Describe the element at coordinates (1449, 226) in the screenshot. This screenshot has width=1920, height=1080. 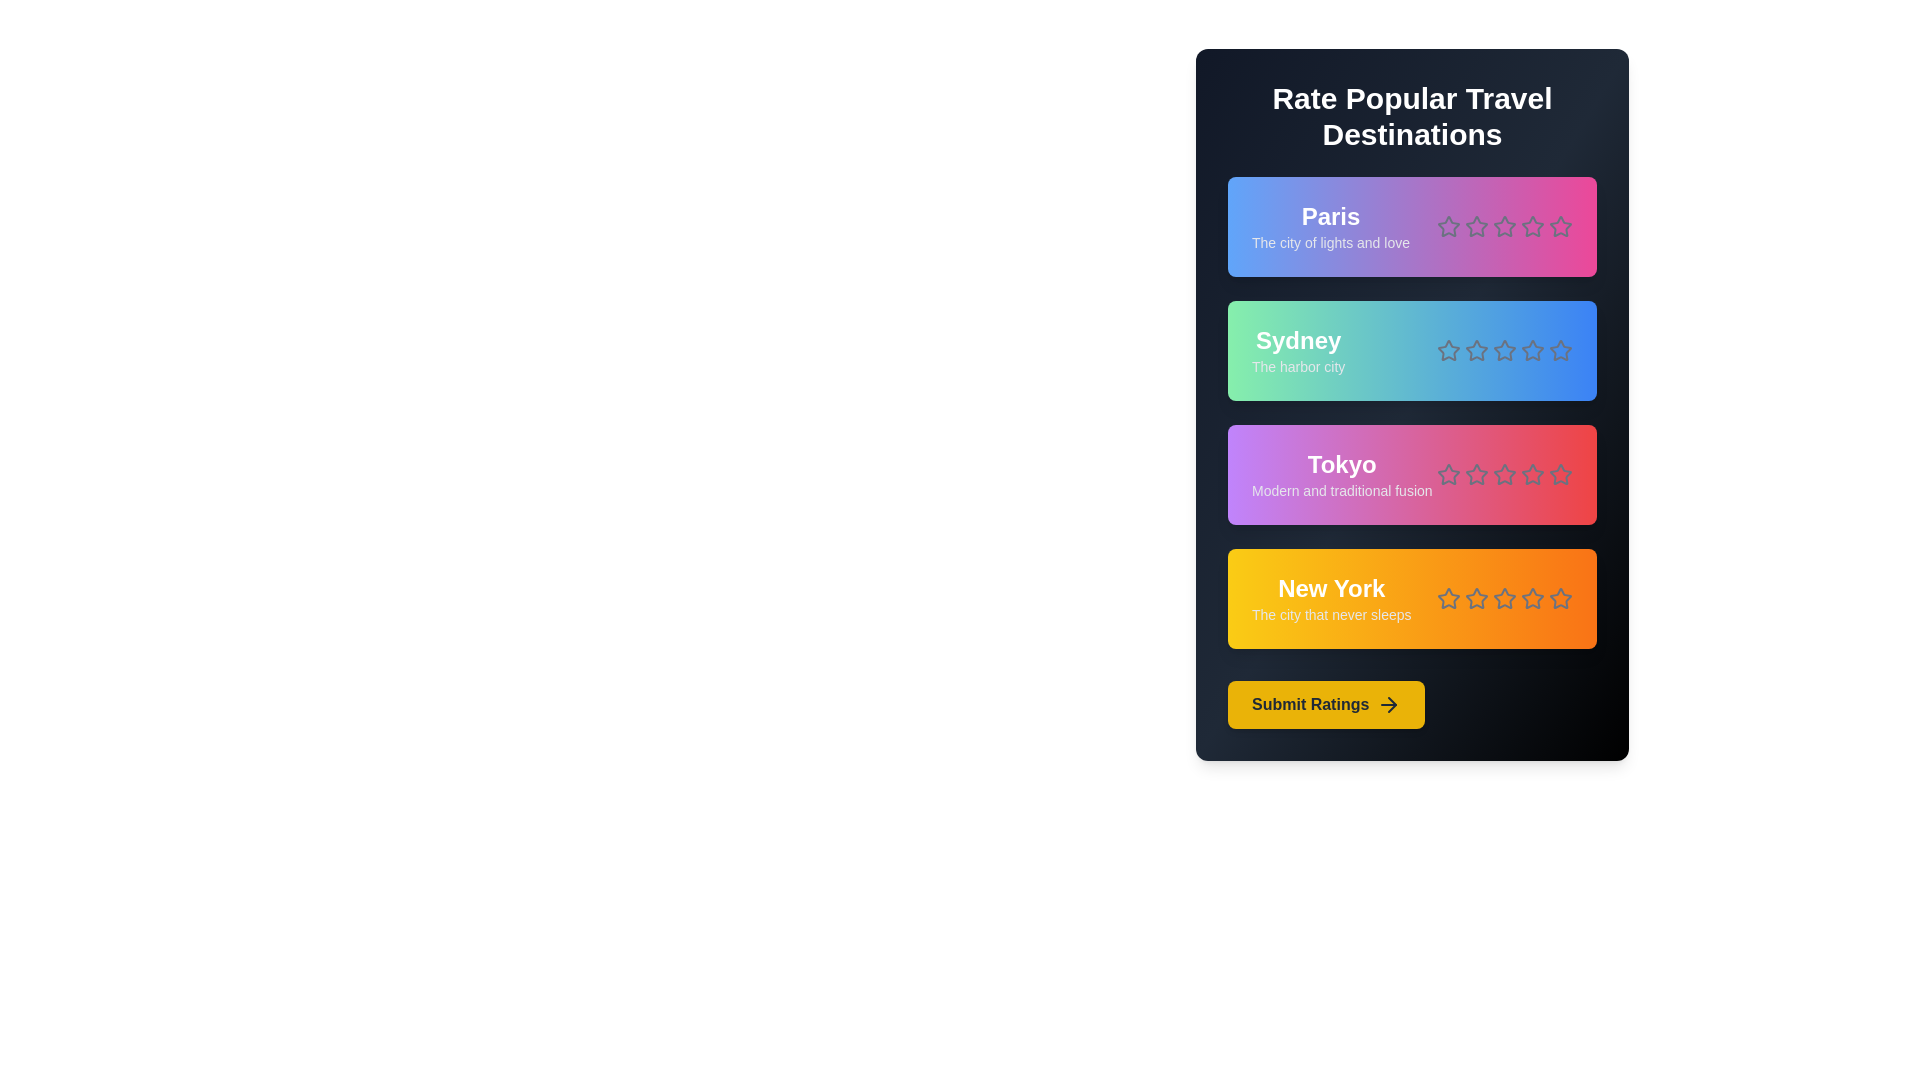
I see `the rating for a destination to 1 stars` at that location.